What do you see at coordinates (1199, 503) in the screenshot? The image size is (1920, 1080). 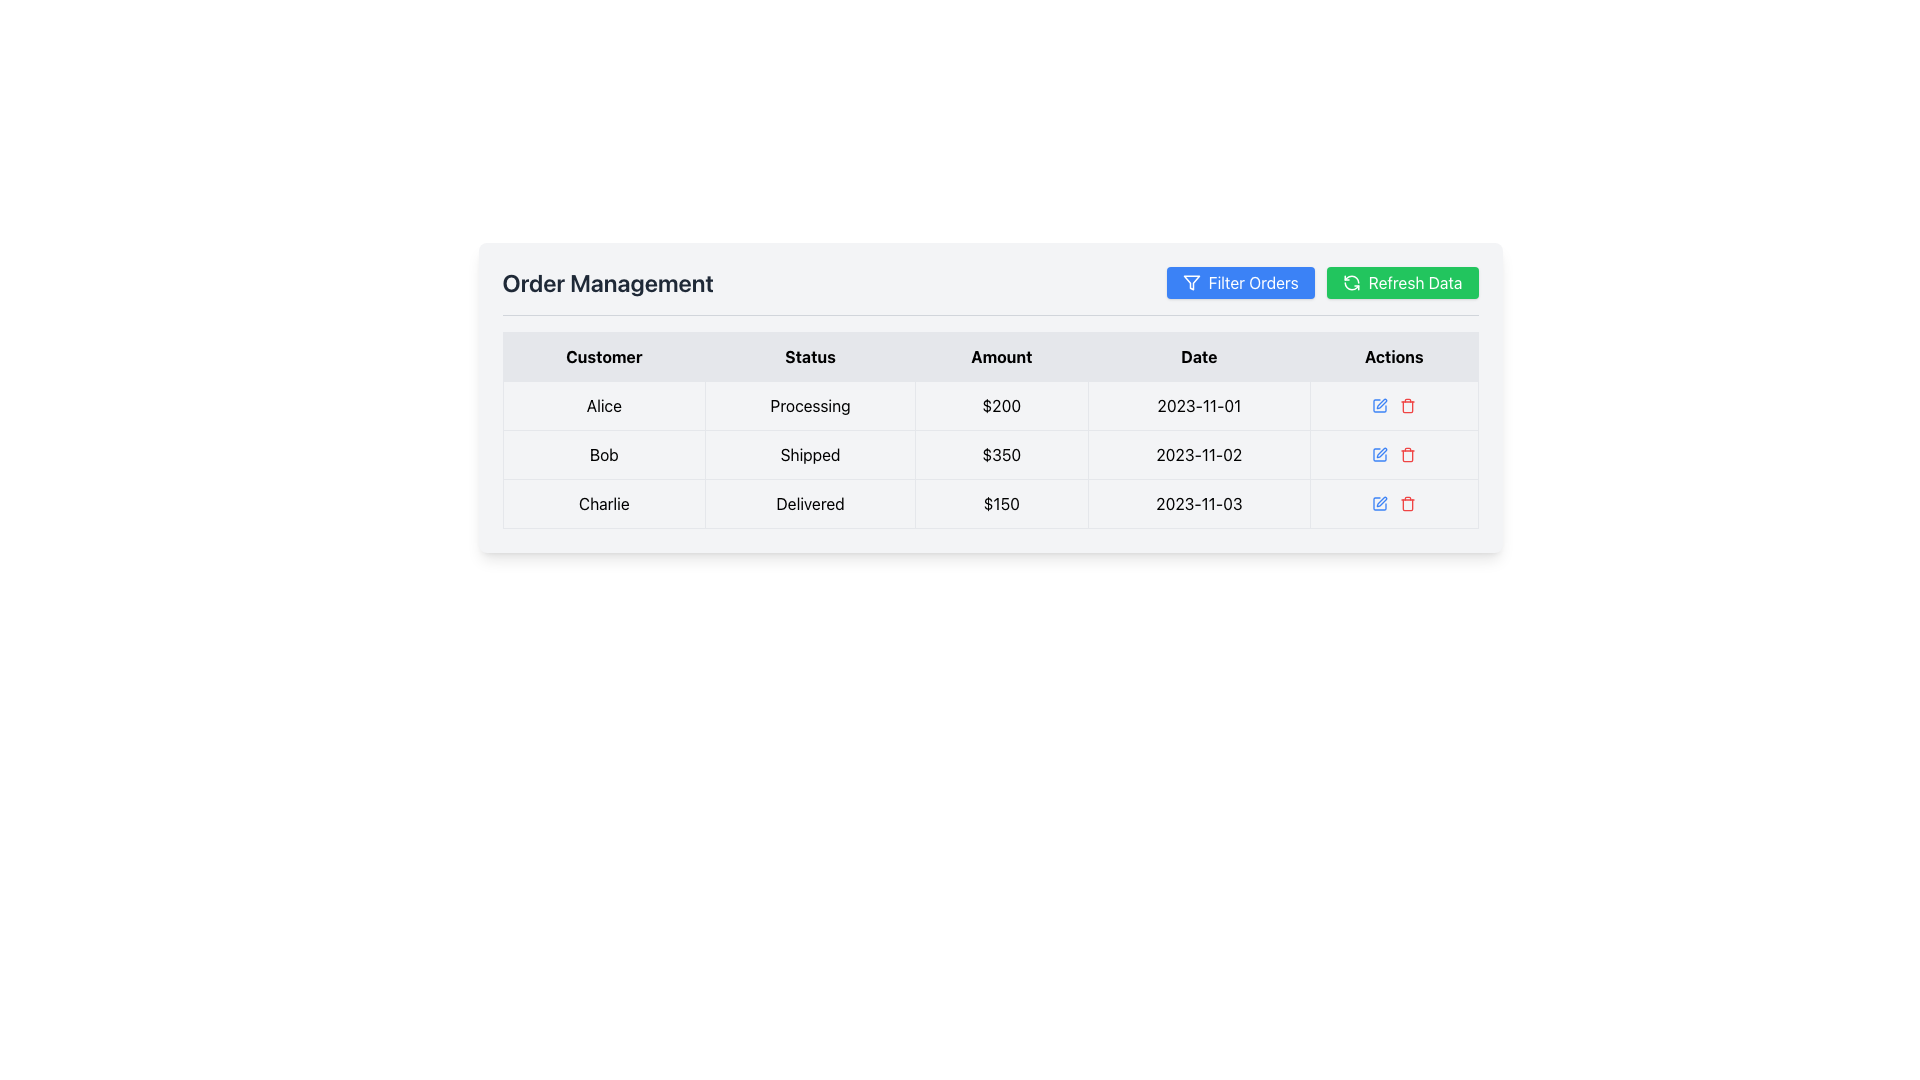 I see `the Text Display element that shows the date of the record in the 'Date' column of the third row, located between the '$150' entry in the 'Amount' column and the 'Actions' column` at bounding box center [1199, 503].